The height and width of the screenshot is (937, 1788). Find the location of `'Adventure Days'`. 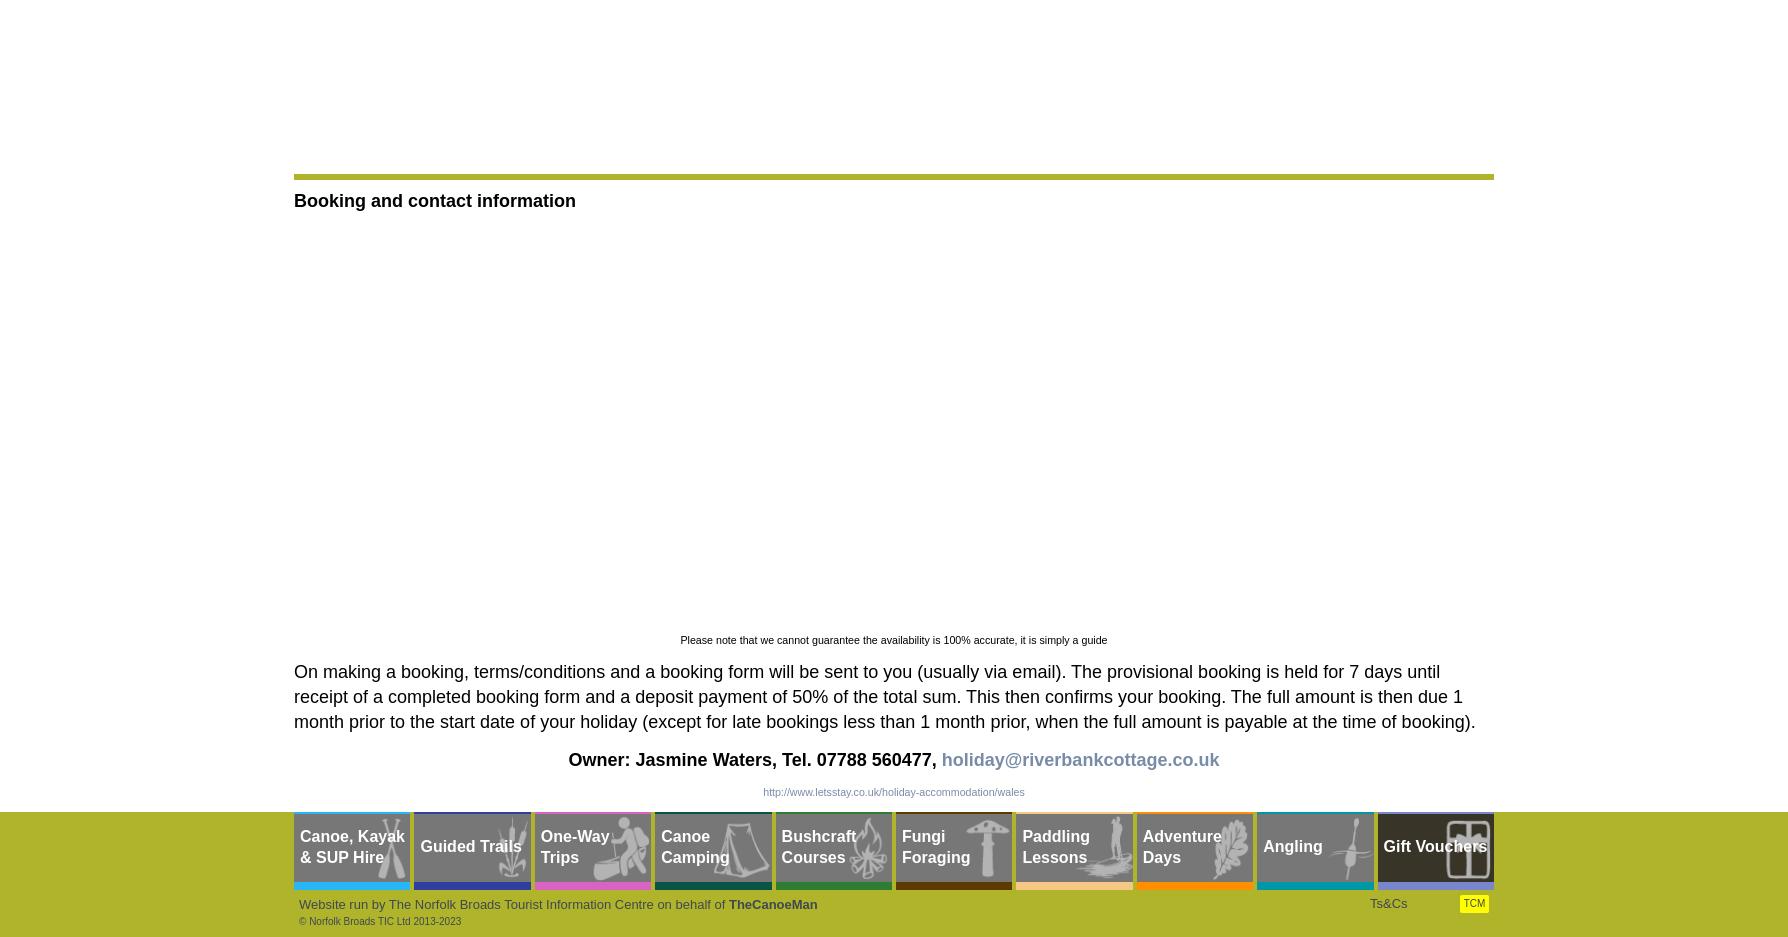

'Adventure Days' is located at coordinates (1180, 846).